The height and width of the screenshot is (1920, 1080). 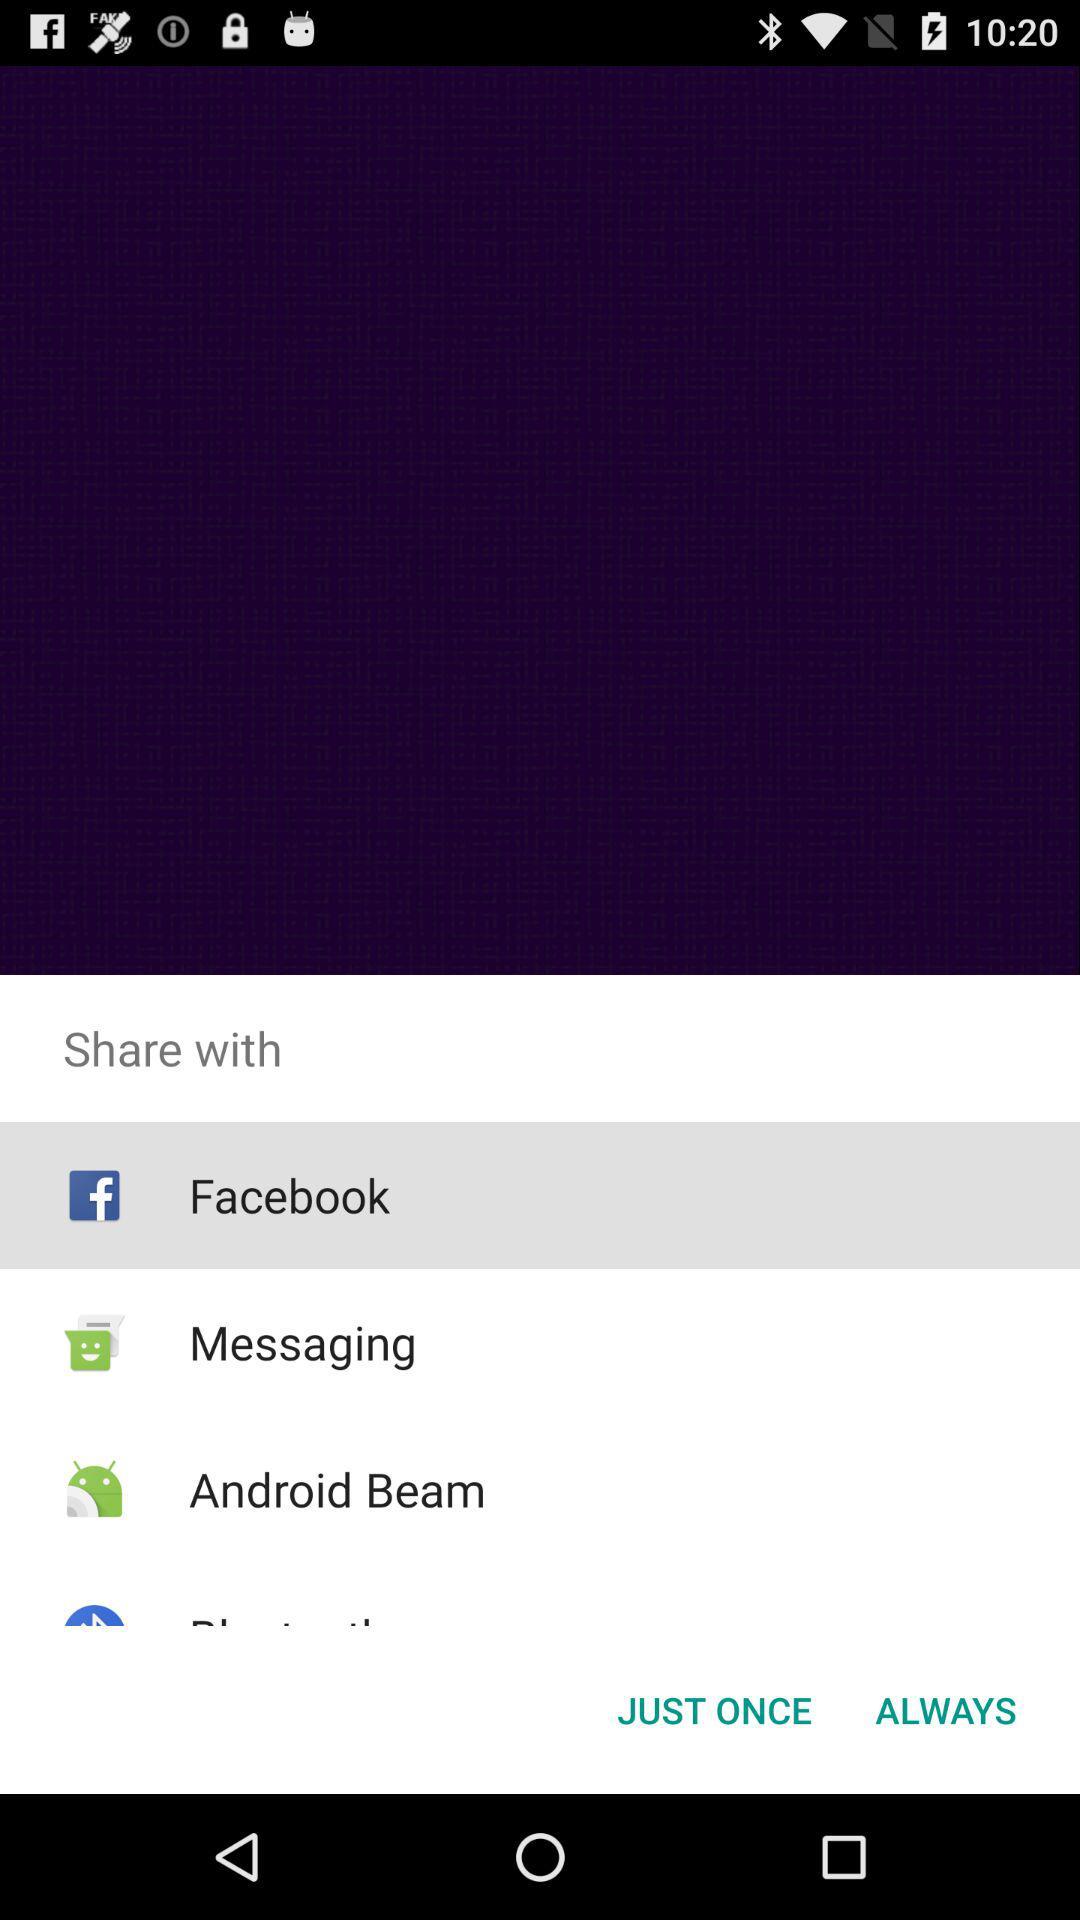 I want to click on the always button, so click(x=945, y=1708).